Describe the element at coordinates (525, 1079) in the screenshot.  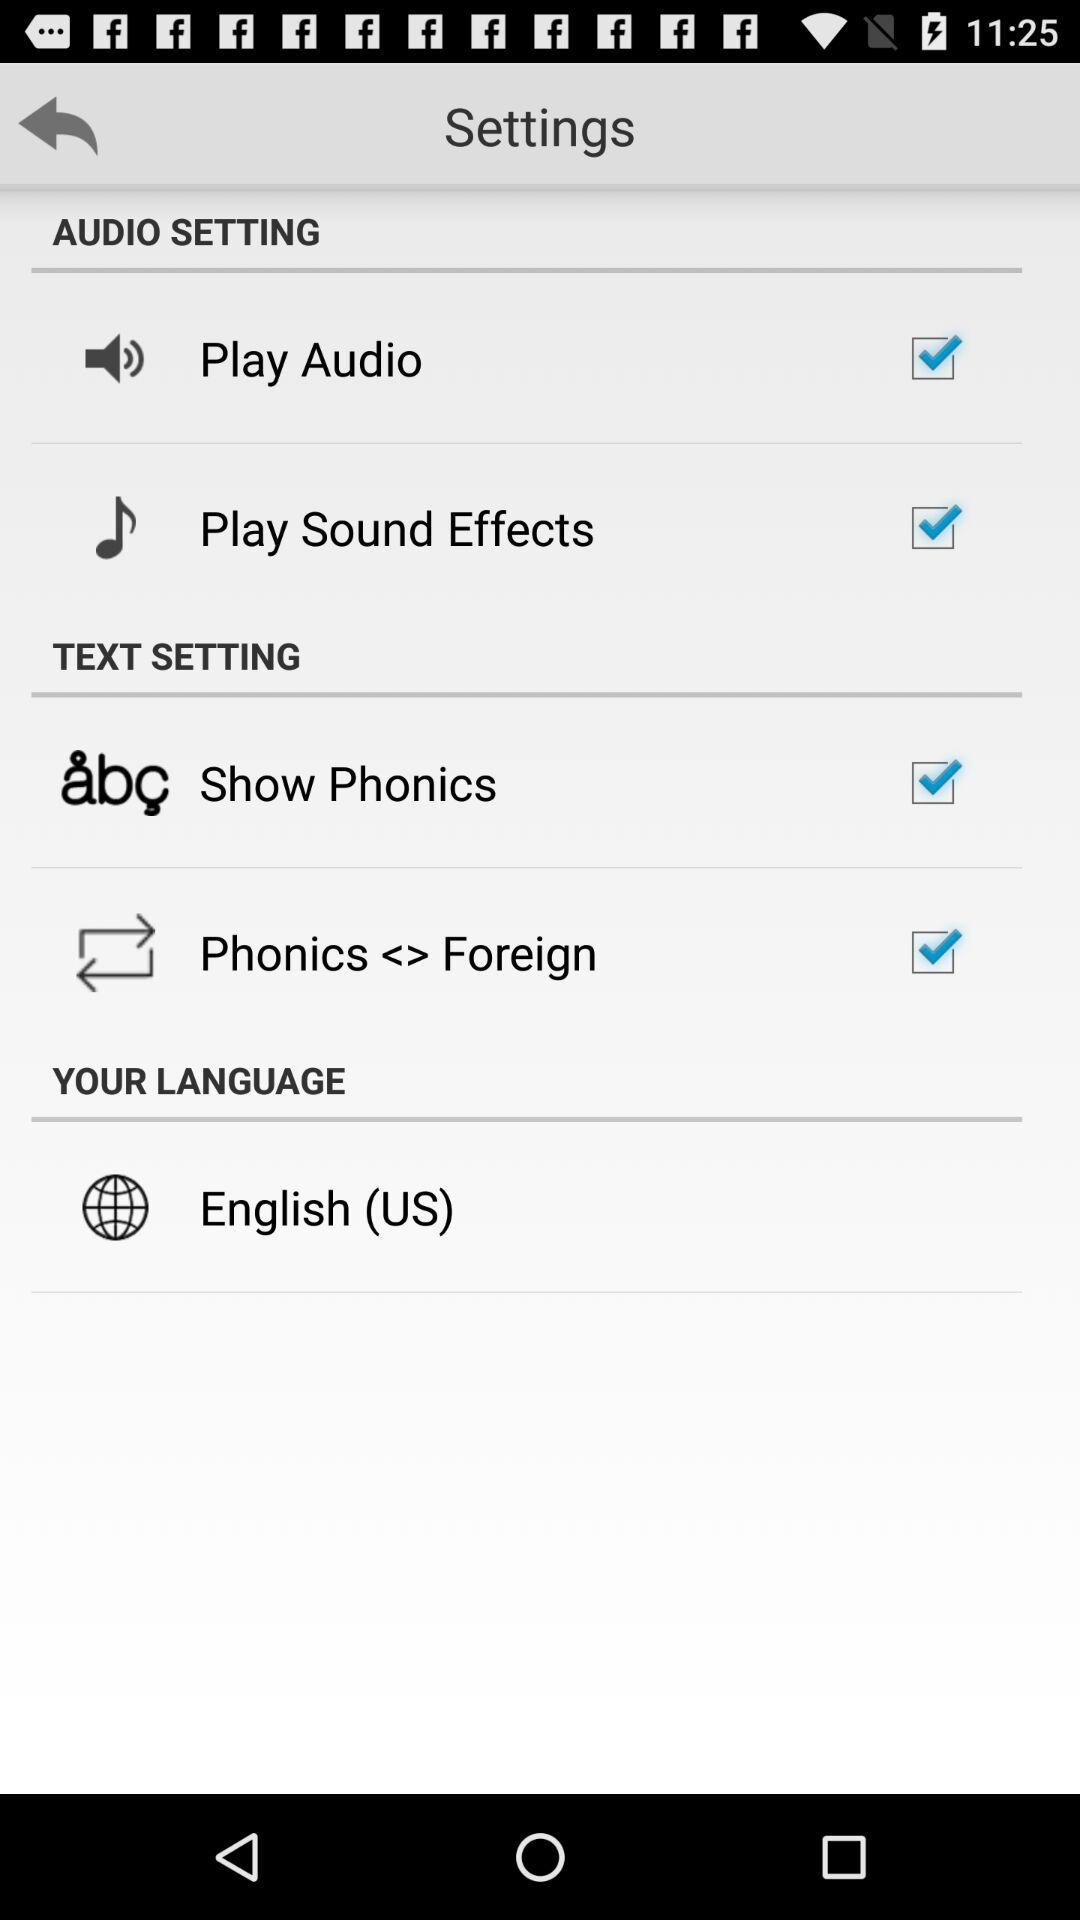
I see `the your language icon` at that location.